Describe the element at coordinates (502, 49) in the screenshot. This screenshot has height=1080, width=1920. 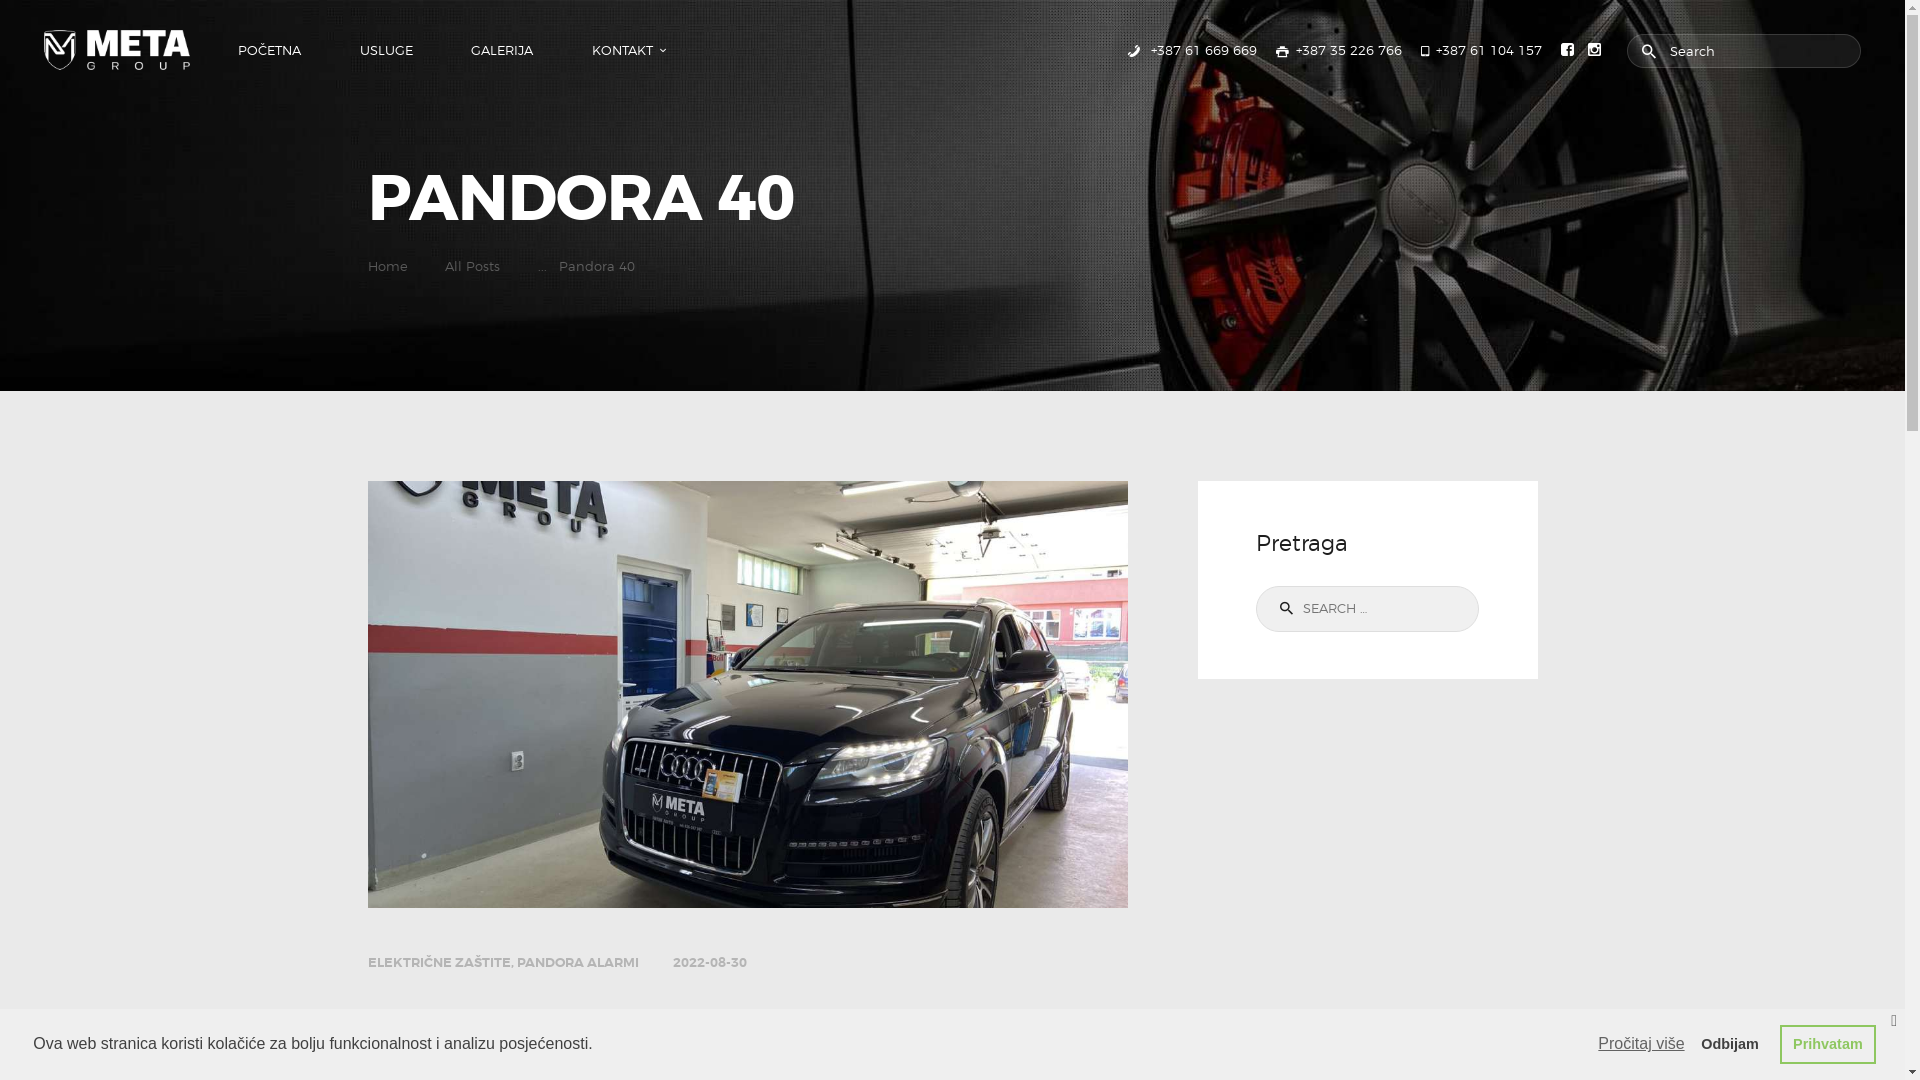
I see `'GALERIJA'` at that location.